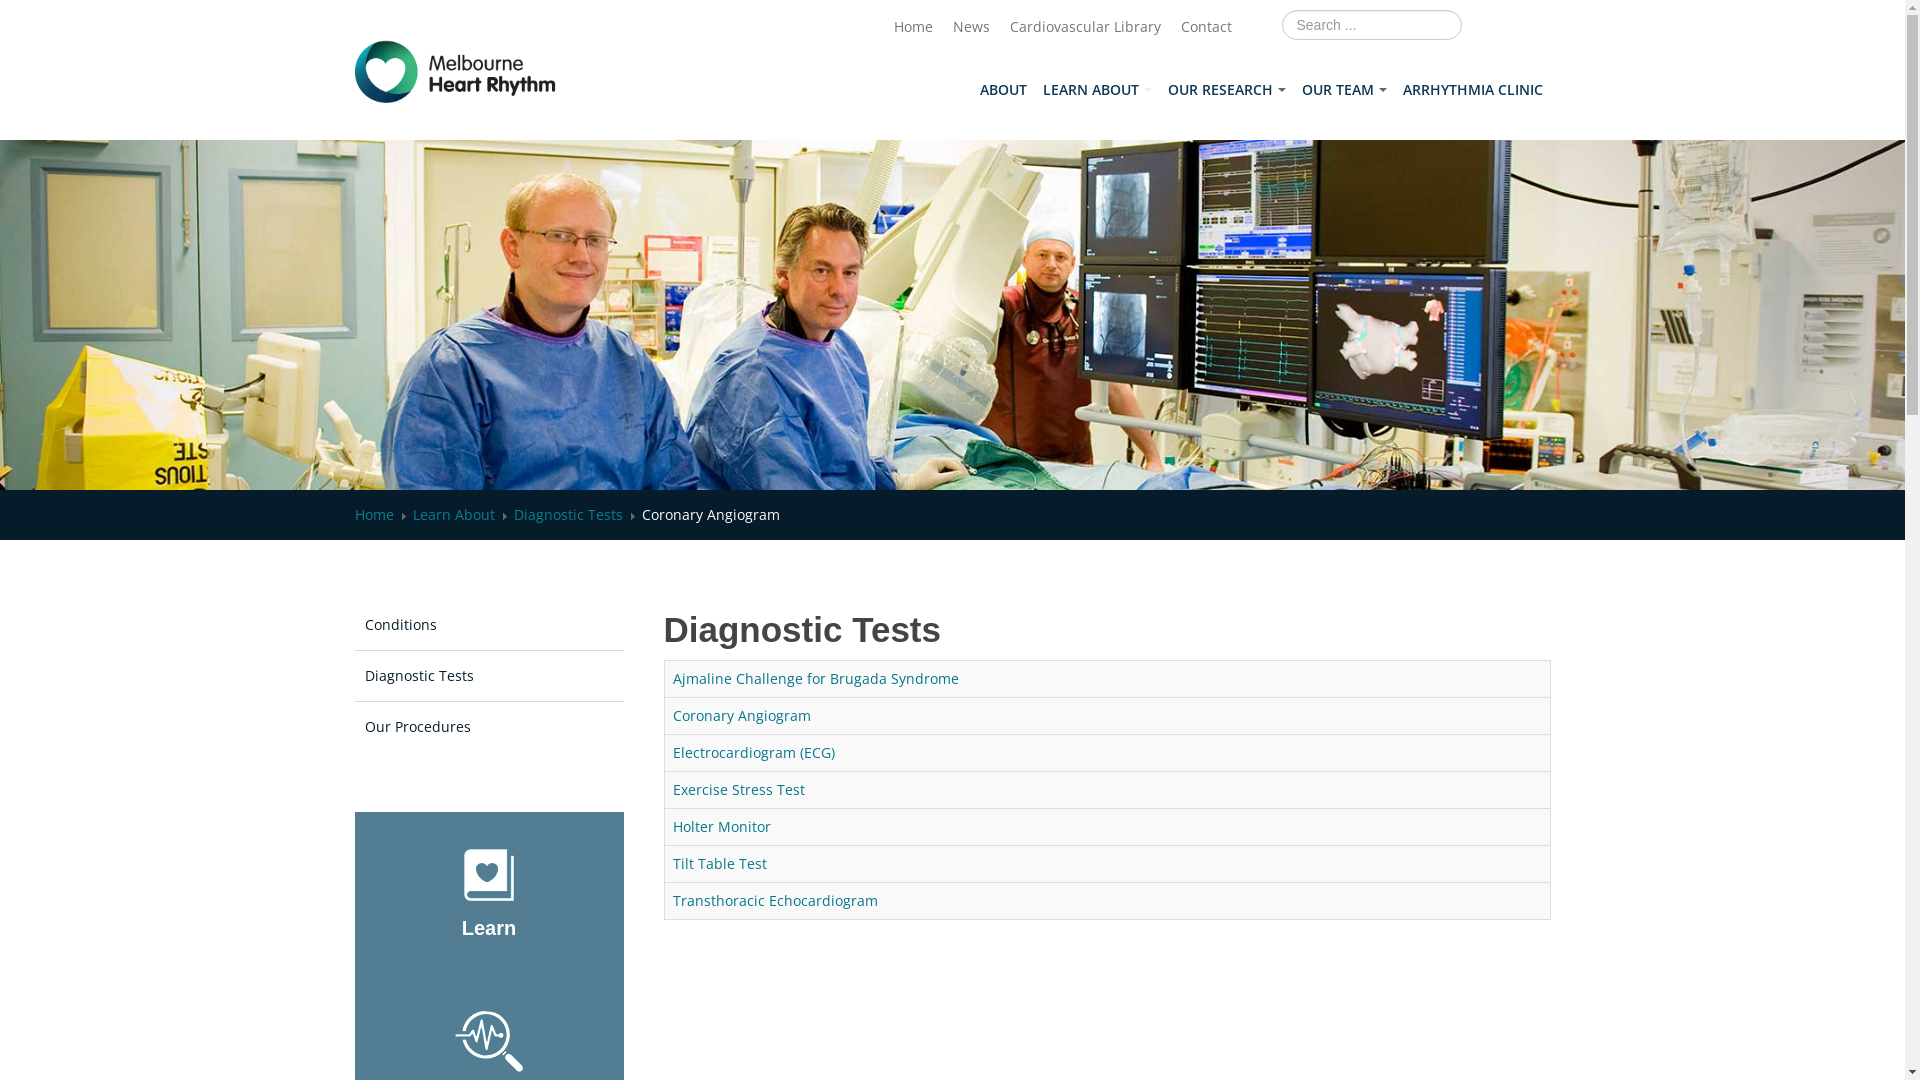 The image size is (1920, 1080). I want to click on 'ARRHYTHMIA CLINIC', so click(1472, 88).